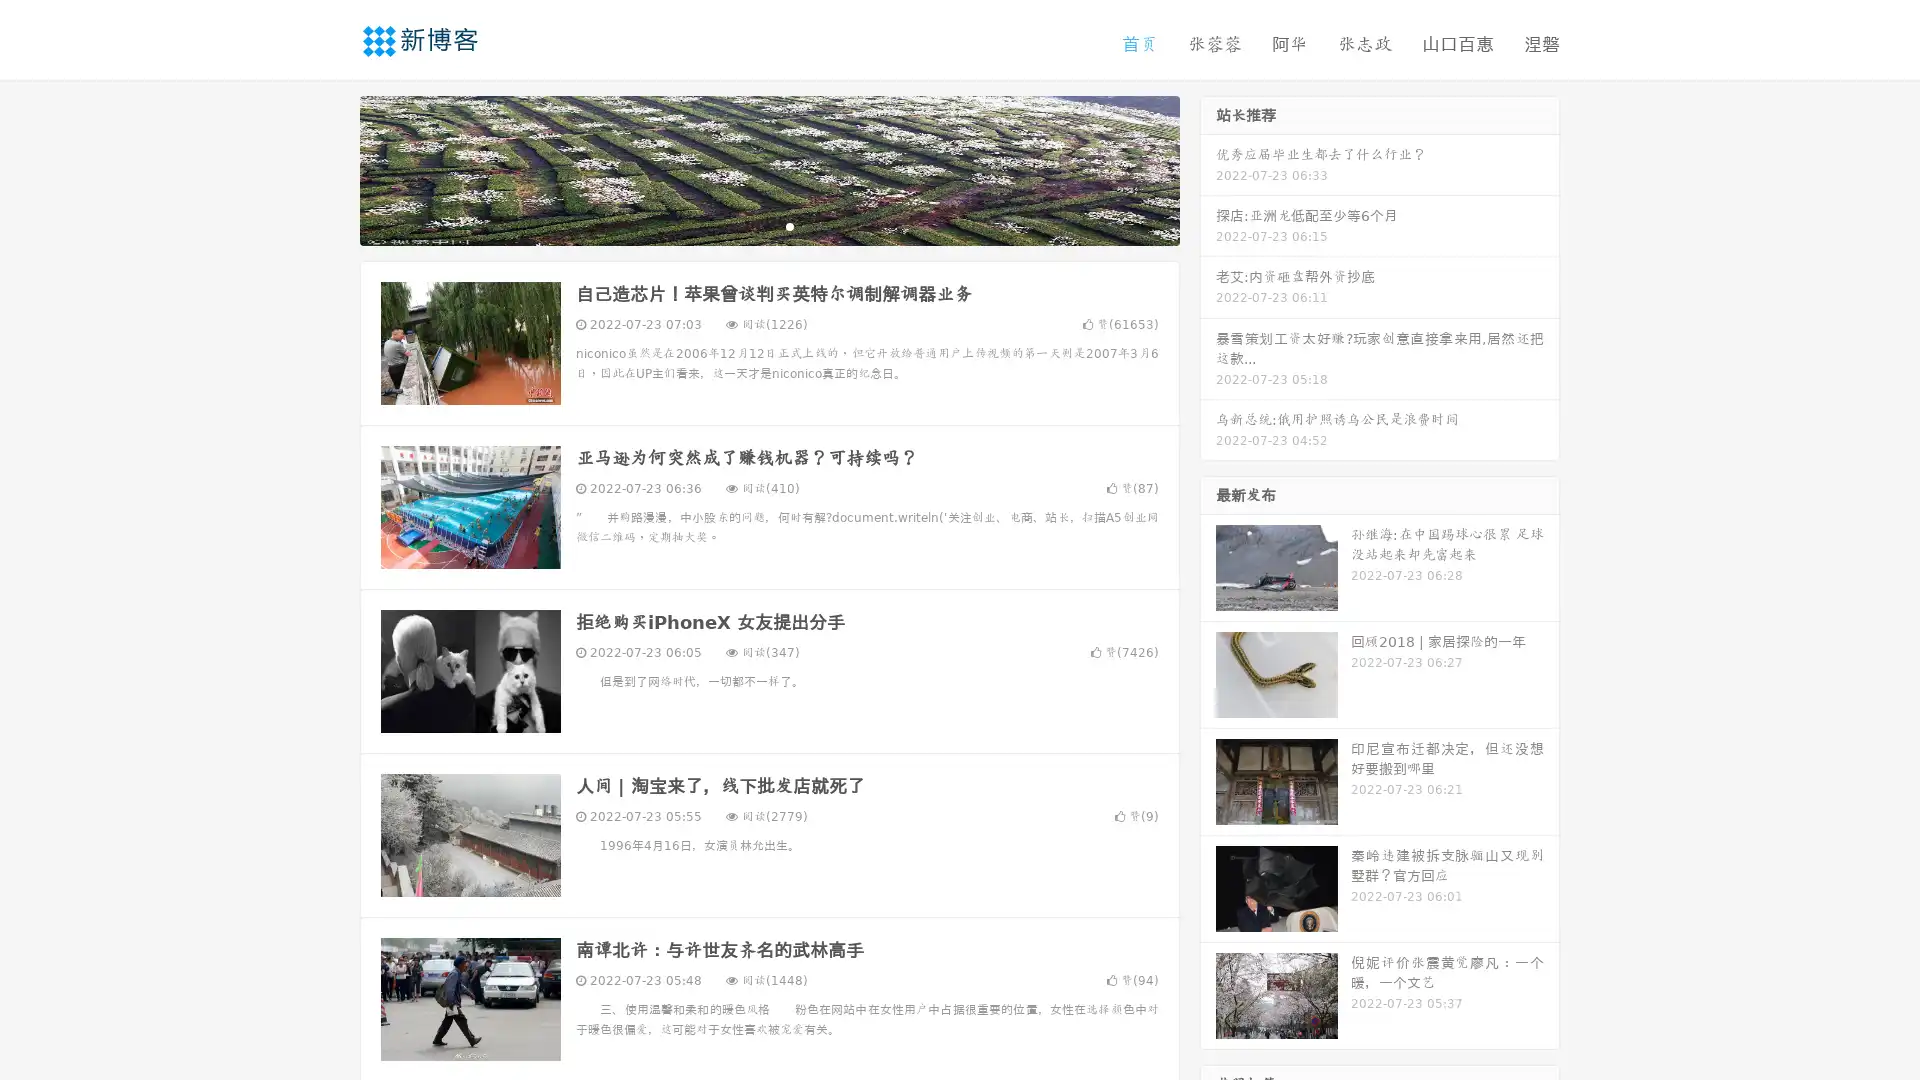 The image size is (1920, 1080). What do you see at coordinates (789, 225) in the screenshot?
I see `Go to slide 3` at bounding box center [789, 225].